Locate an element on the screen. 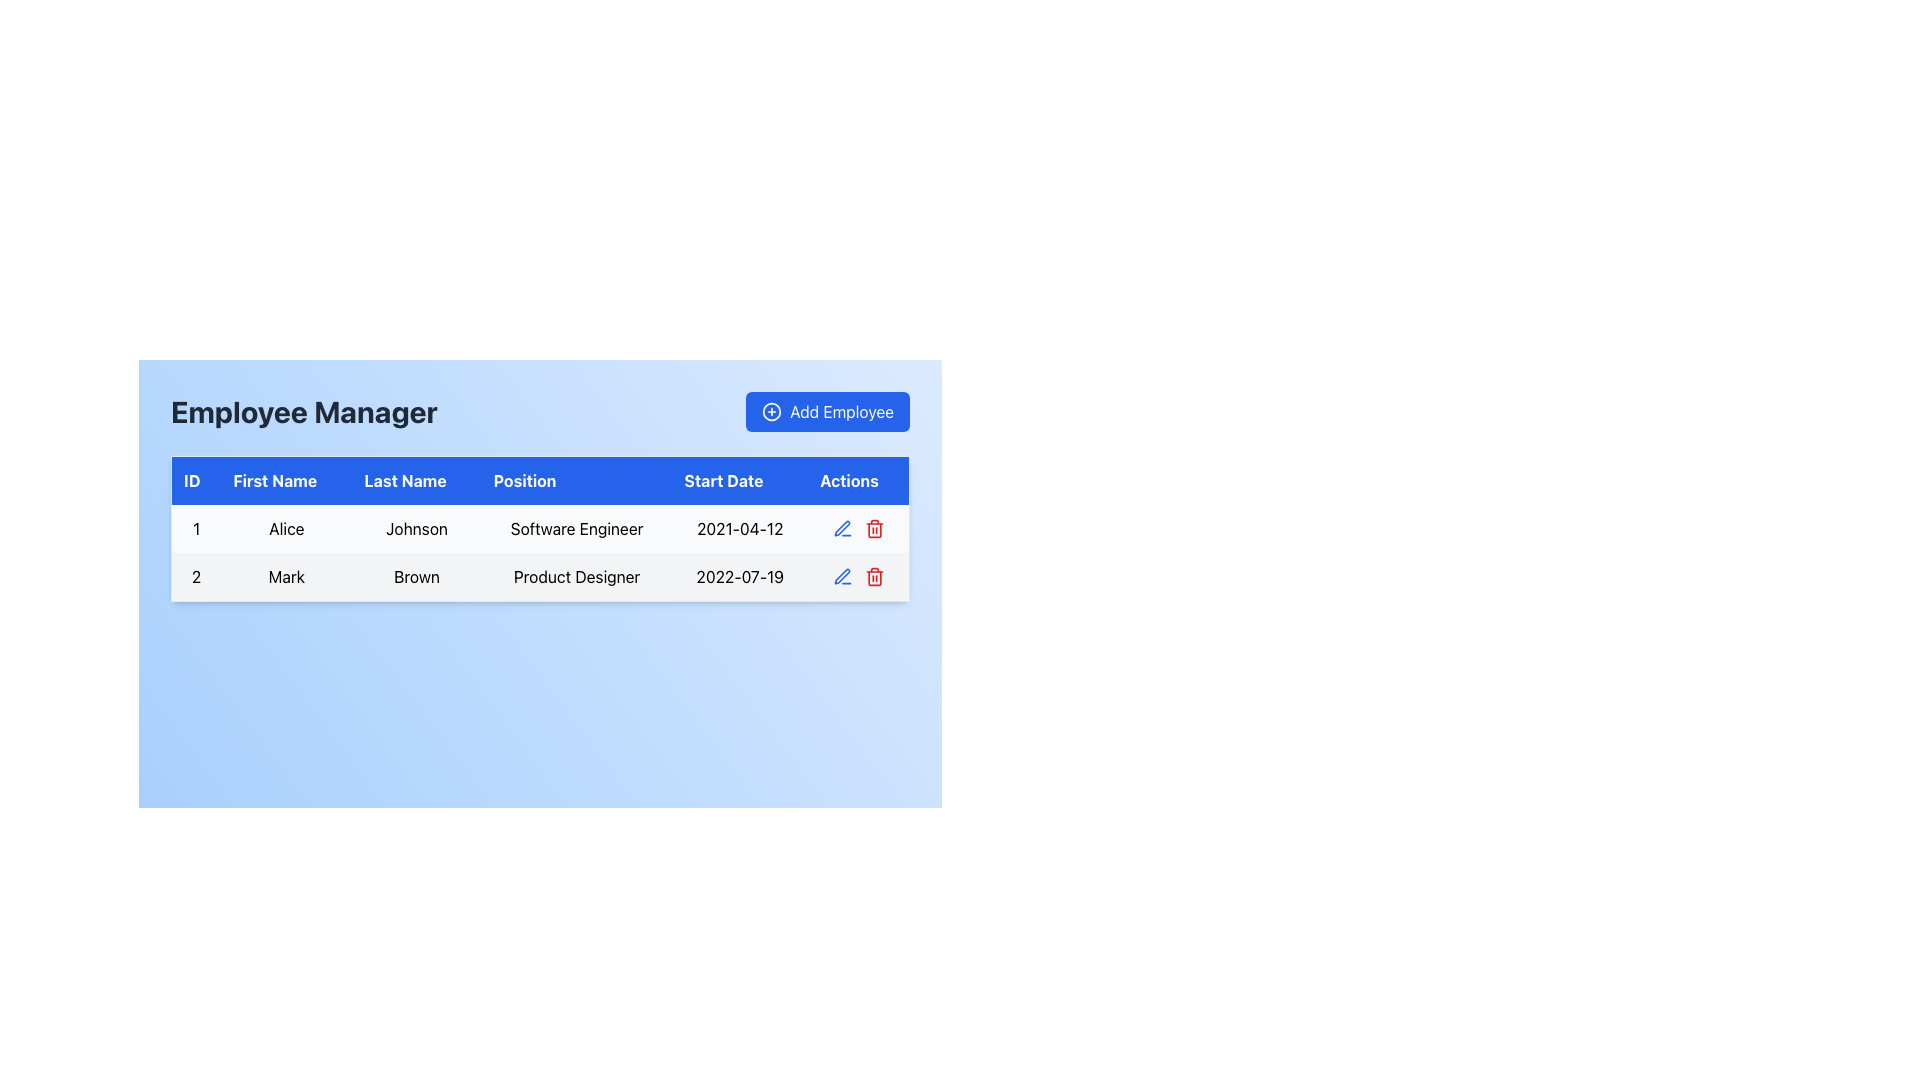 This screenshot has width=1920, height=1080. the text label displaying the date '2022-07-19' located in the fifth column of the second row in the 'Employee Manager' table for employee 'Mark Brown' is located at coordinates (739, 577).